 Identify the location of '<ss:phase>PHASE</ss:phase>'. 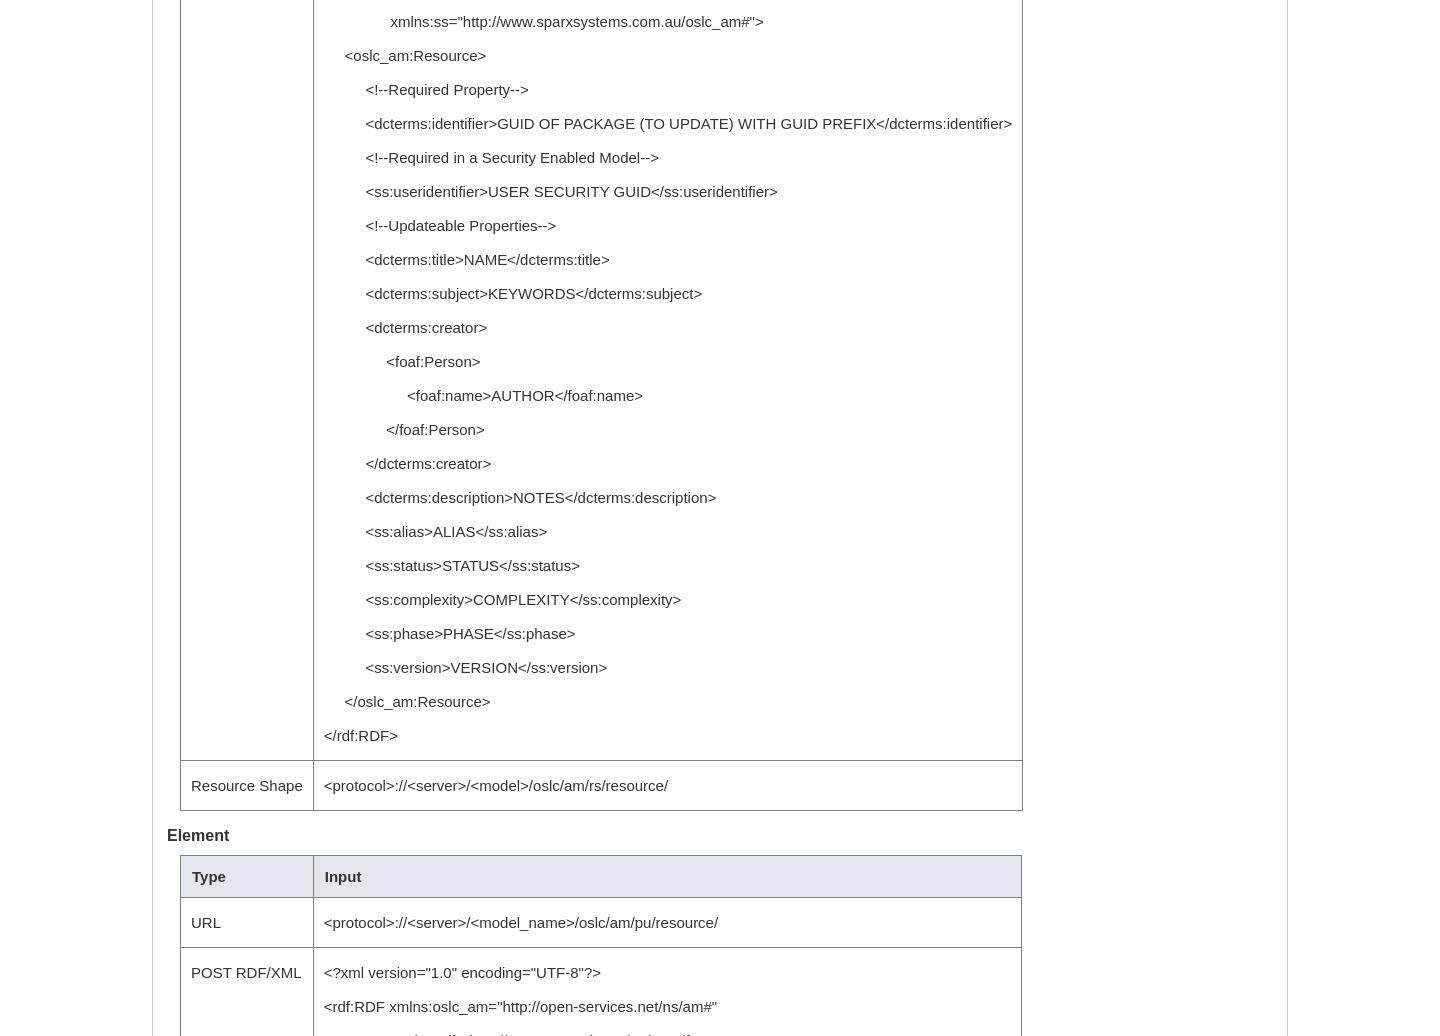
(448, 632).